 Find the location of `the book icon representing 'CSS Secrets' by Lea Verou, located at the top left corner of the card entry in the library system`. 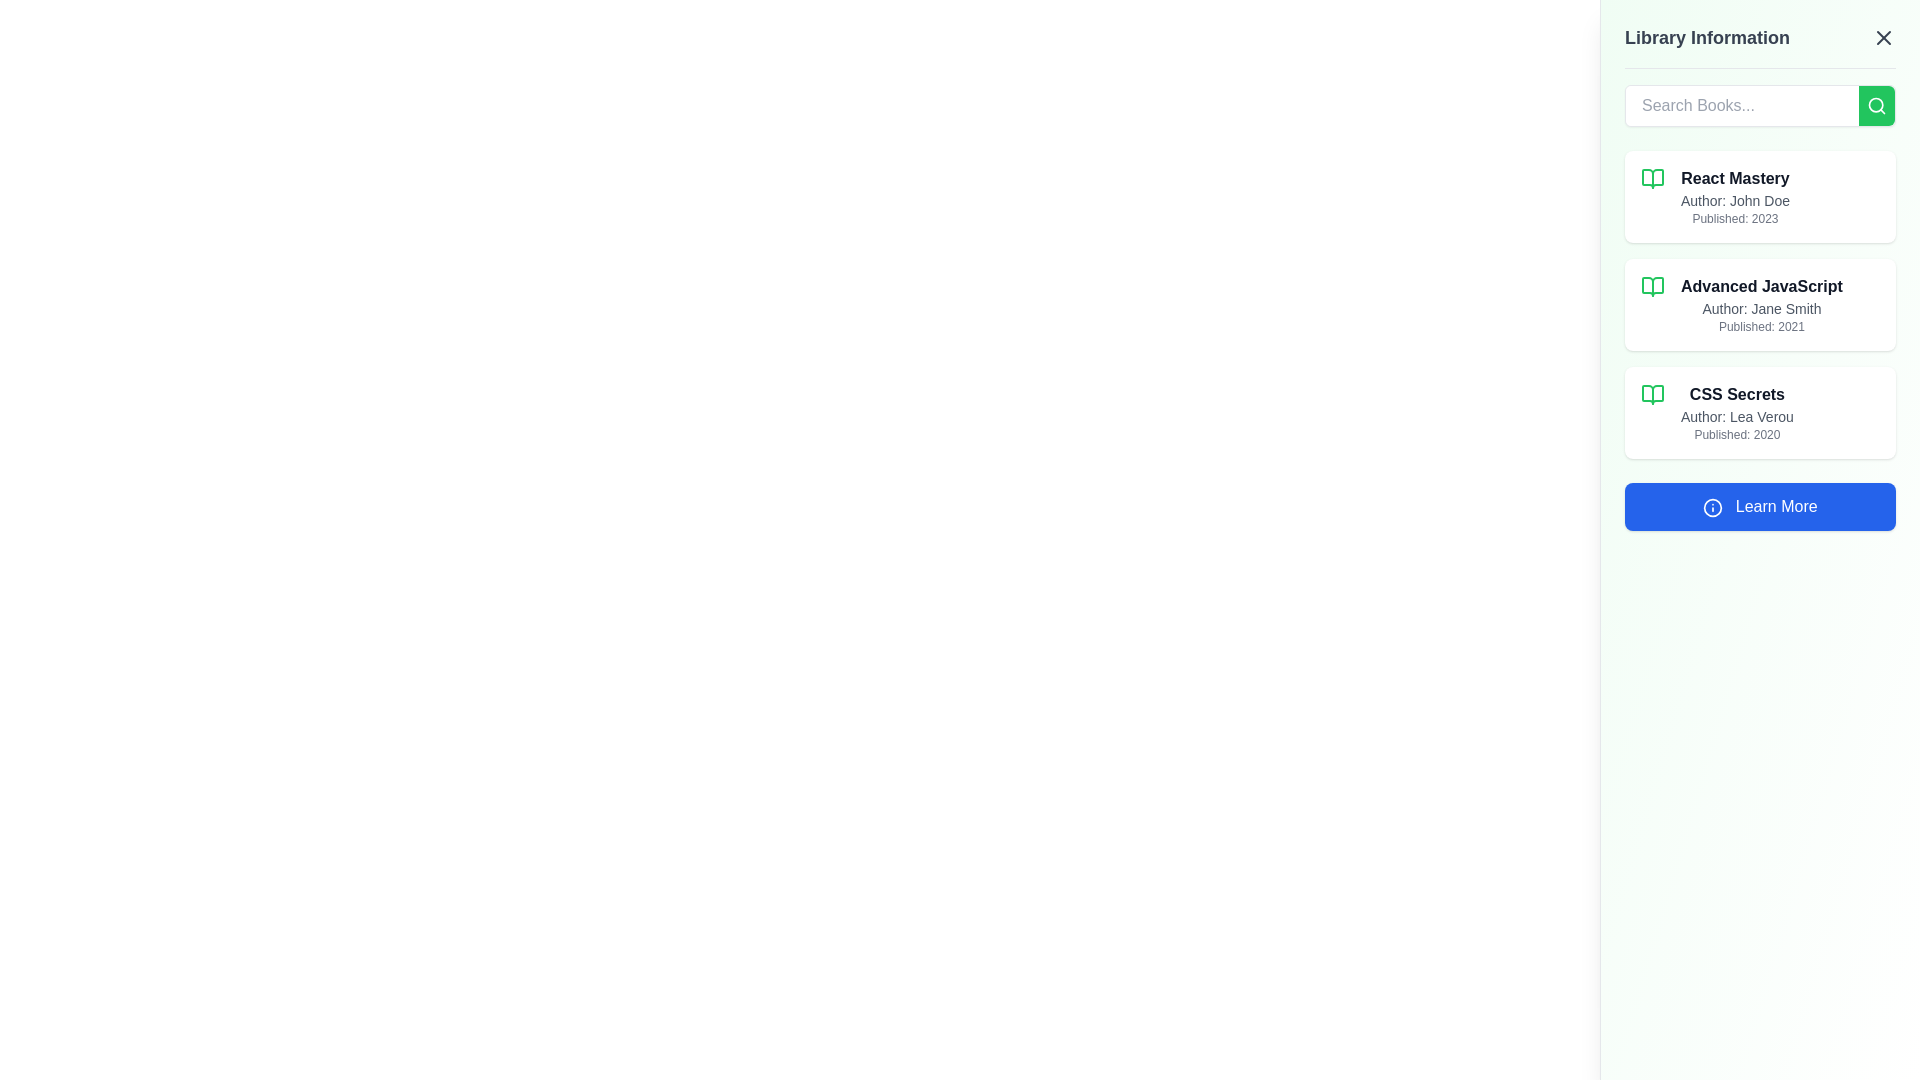

the book icon representing 'CSS Secrets' by Lea Verou, located at the top left corner of the card entry in the library system is located at coordinates (1652, 394).